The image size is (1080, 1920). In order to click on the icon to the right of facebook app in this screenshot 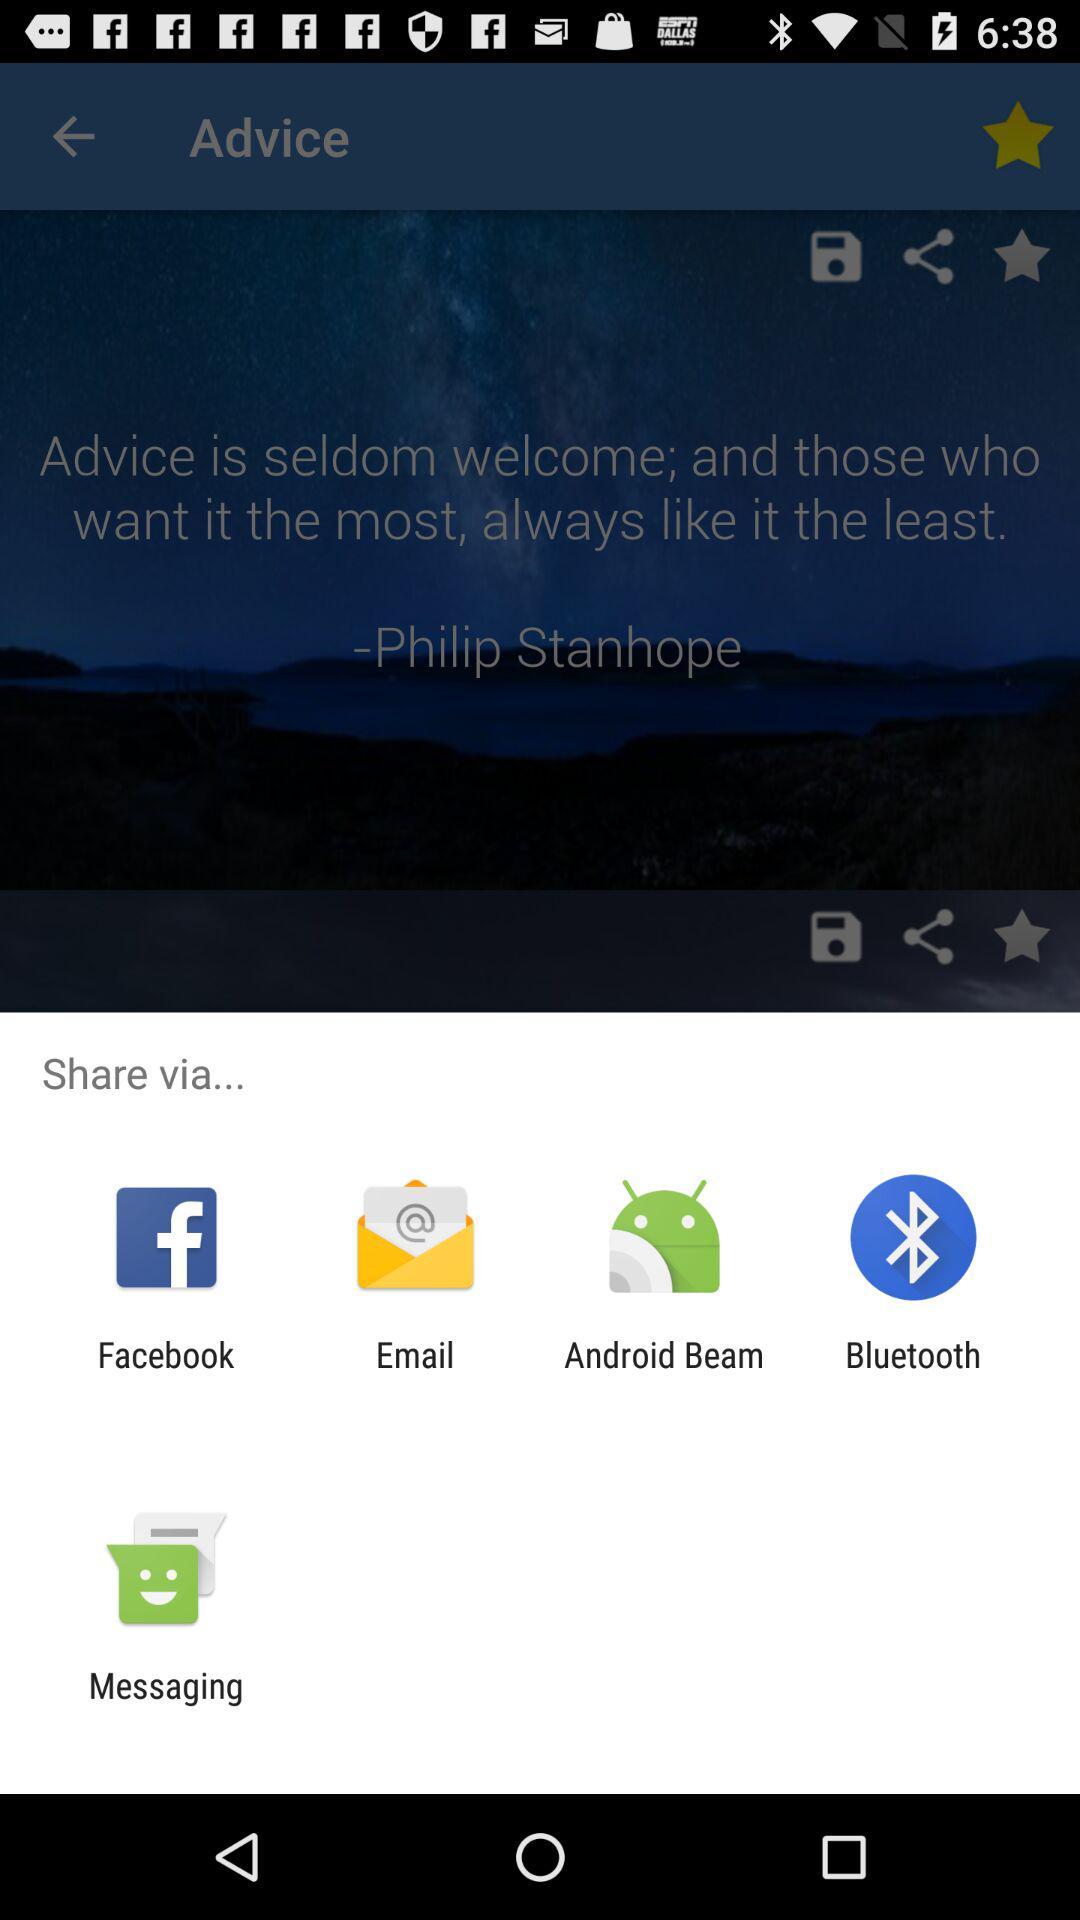, I will do `click(414, 1374)`.